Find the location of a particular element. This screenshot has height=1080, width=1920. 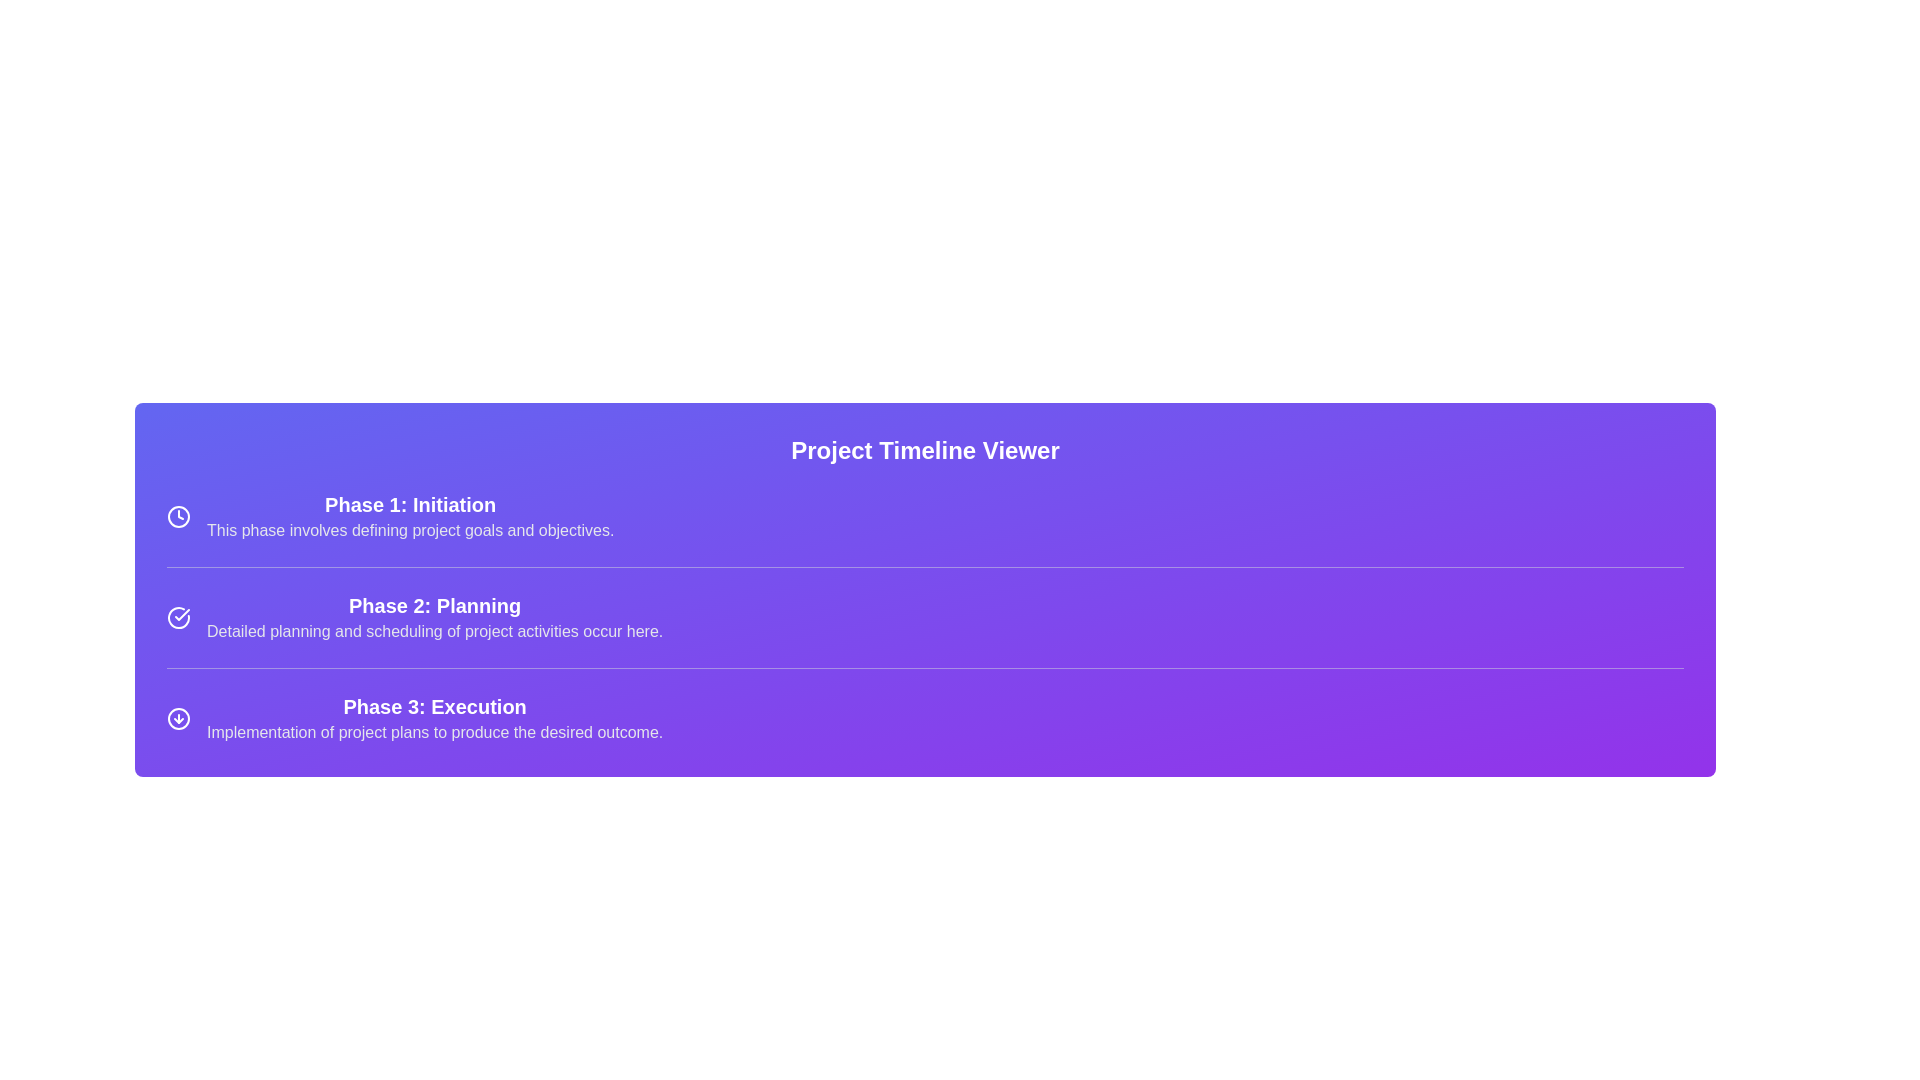

the descriptive Text label located below the 'Phase 3: Execution' title in the project timeline section is located at coordinates (434, 732).